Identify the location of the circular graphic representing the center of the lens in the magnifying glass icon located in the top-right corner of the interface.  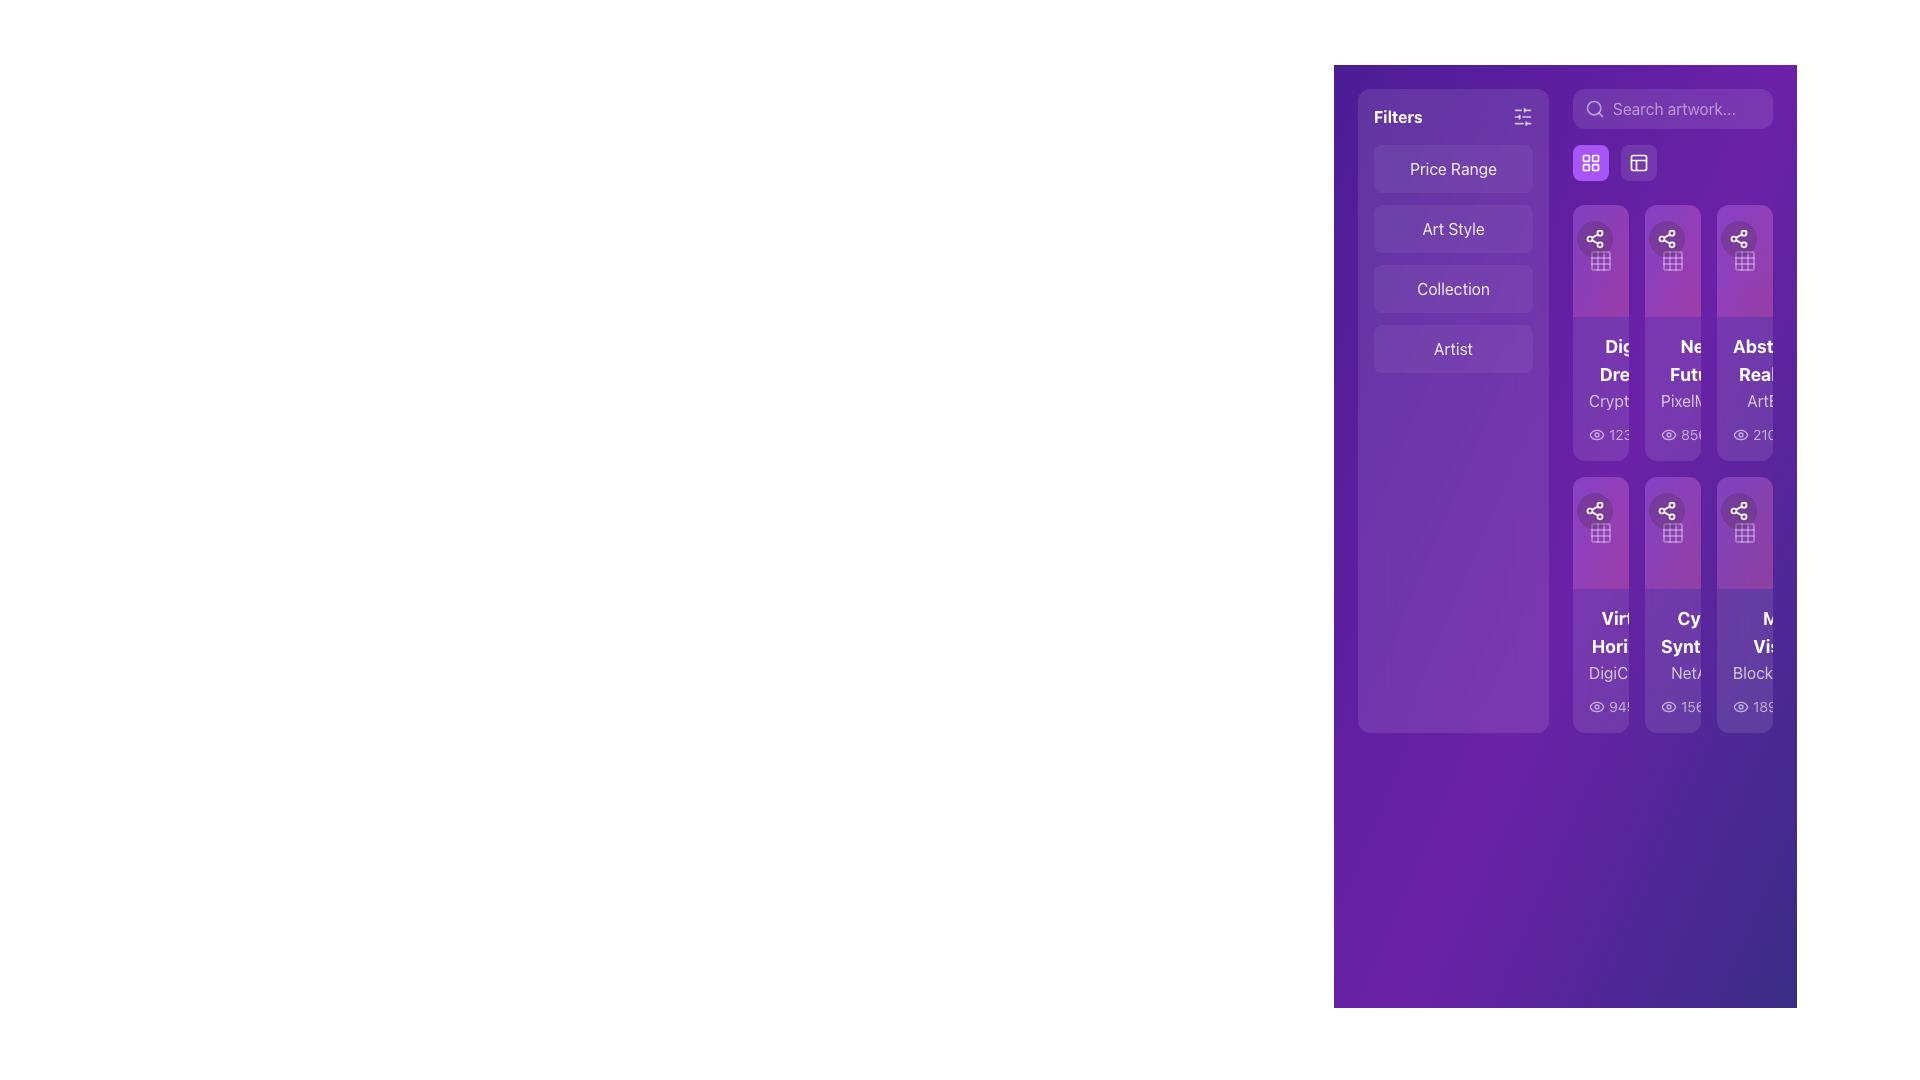
(1593, 108).